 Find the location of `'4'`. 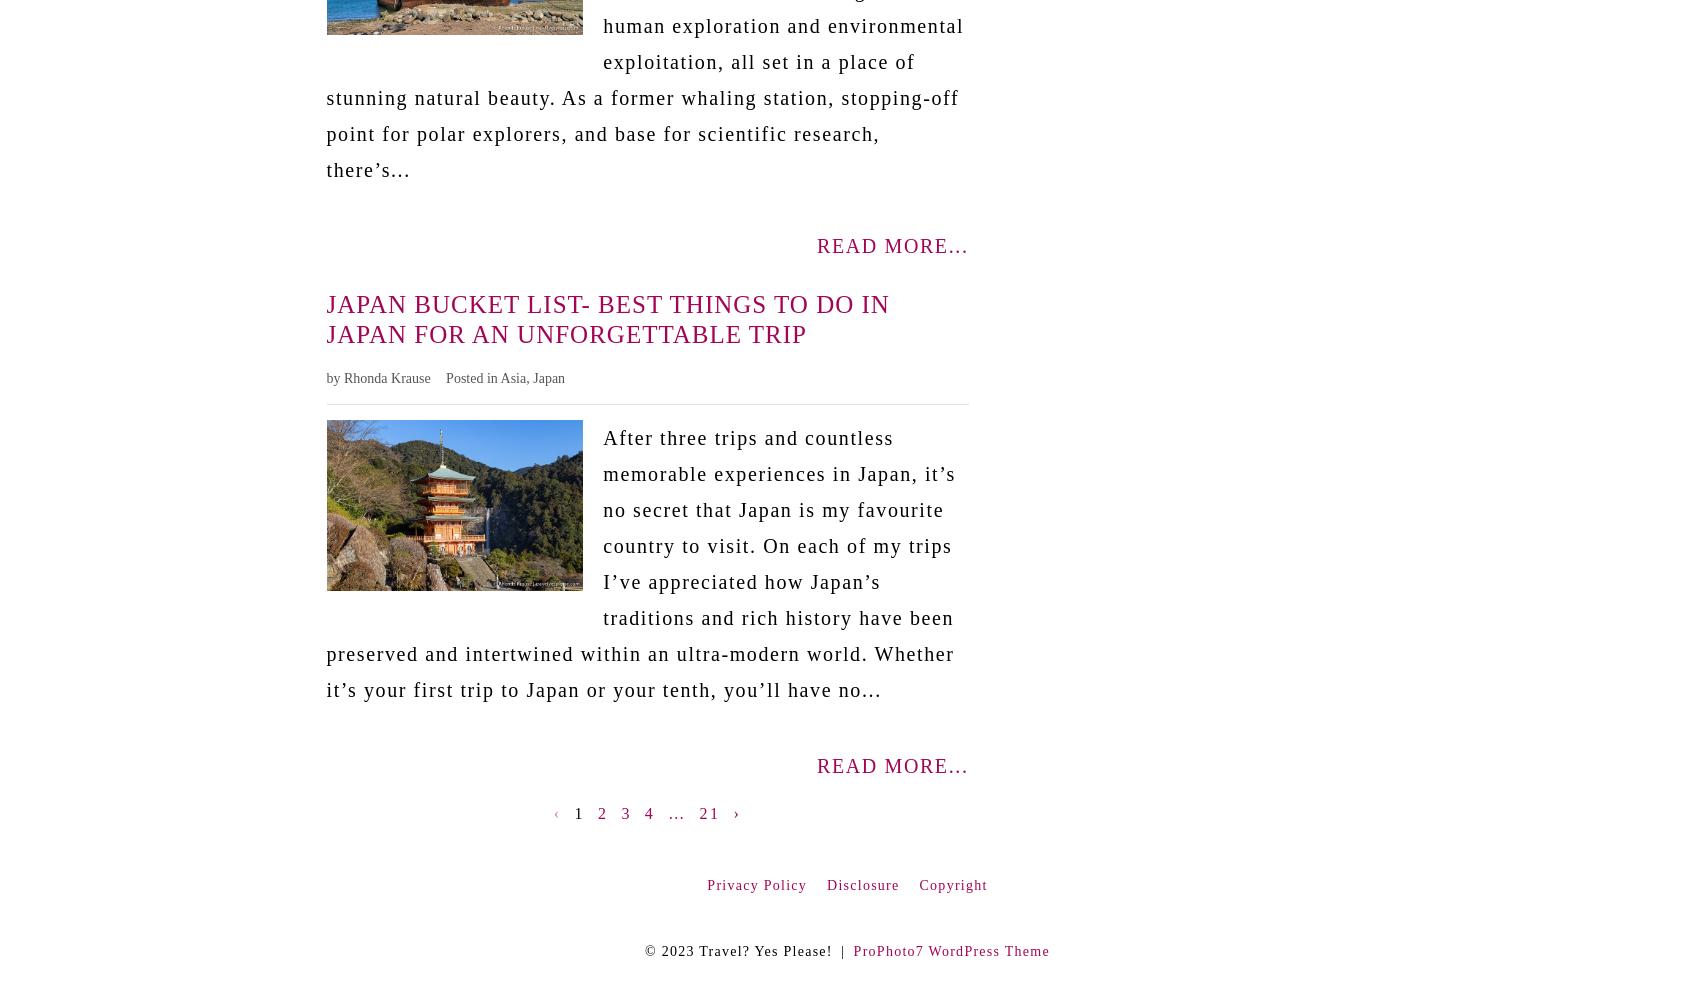

'4' is located at coordinates (648, 811).